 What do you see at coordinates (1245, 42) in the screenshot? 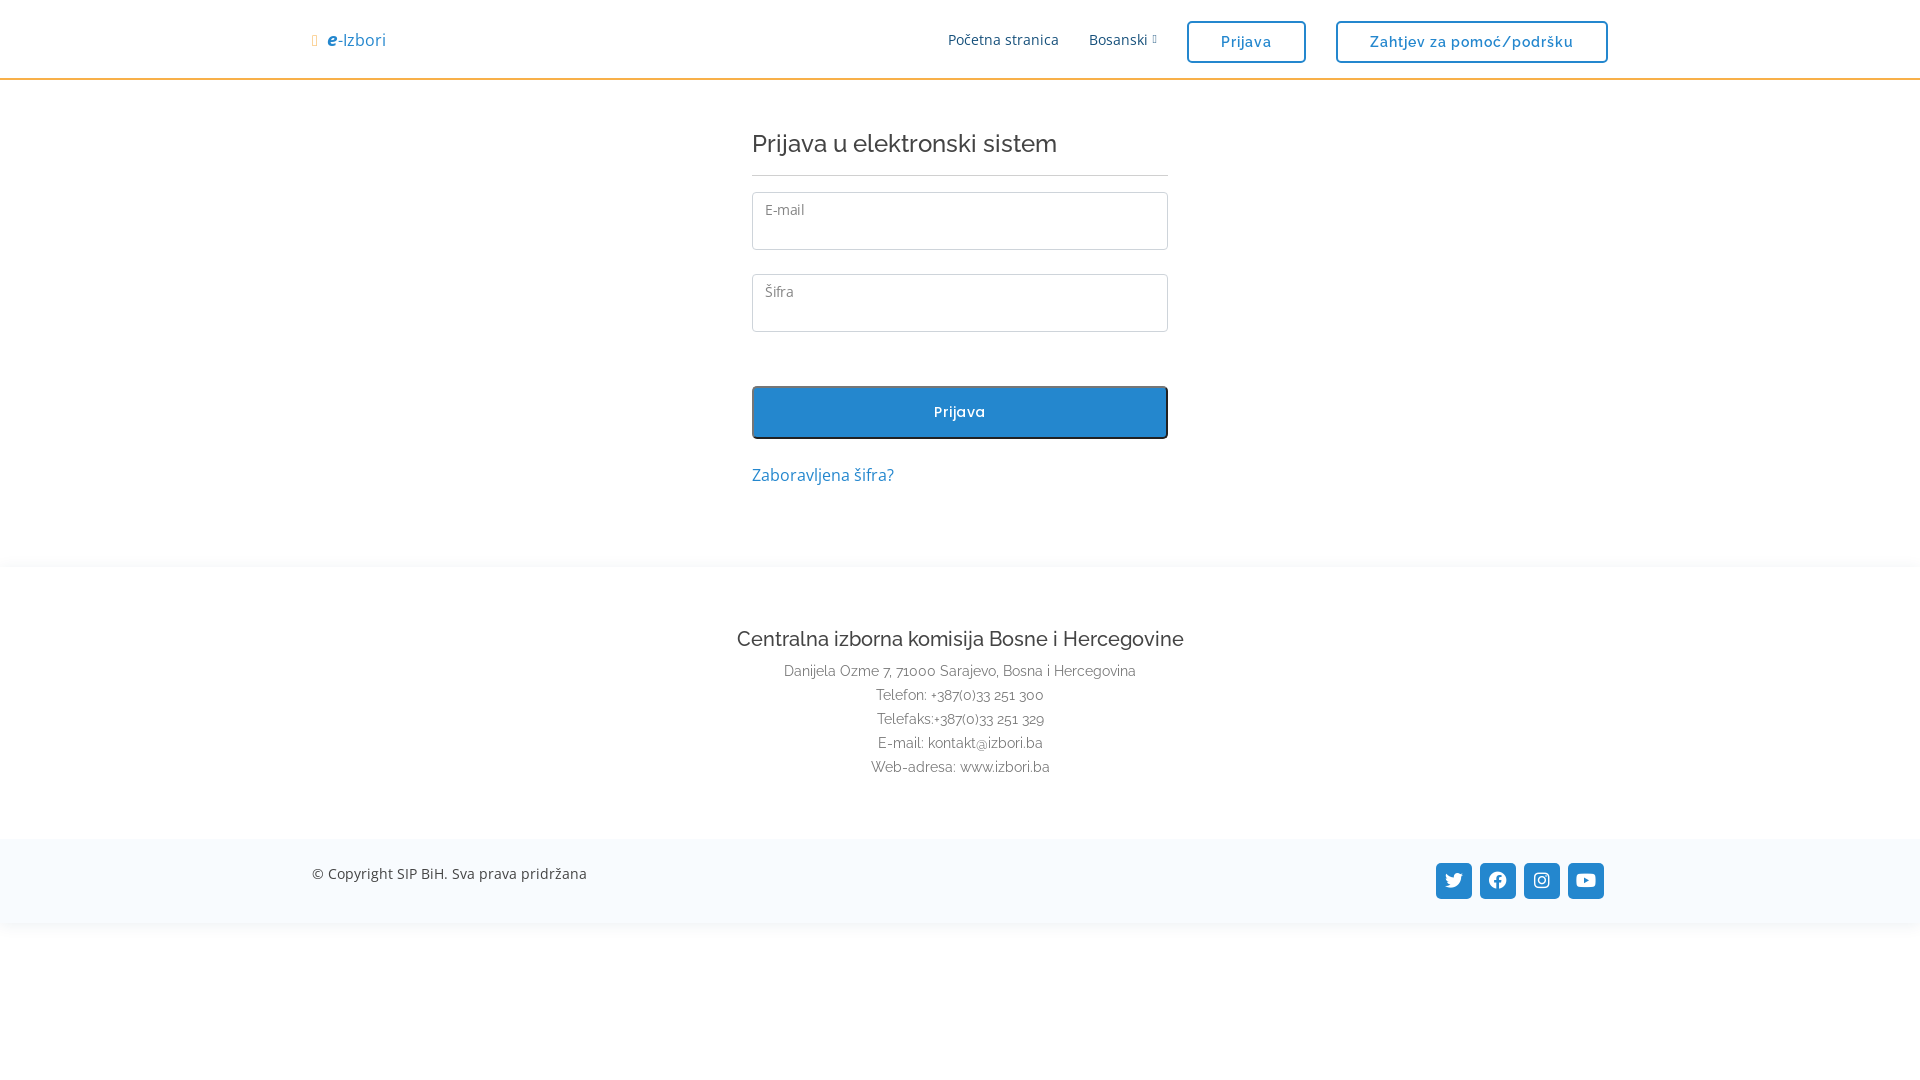
I see `'Prijava'` at bounding box center [1245, 42].